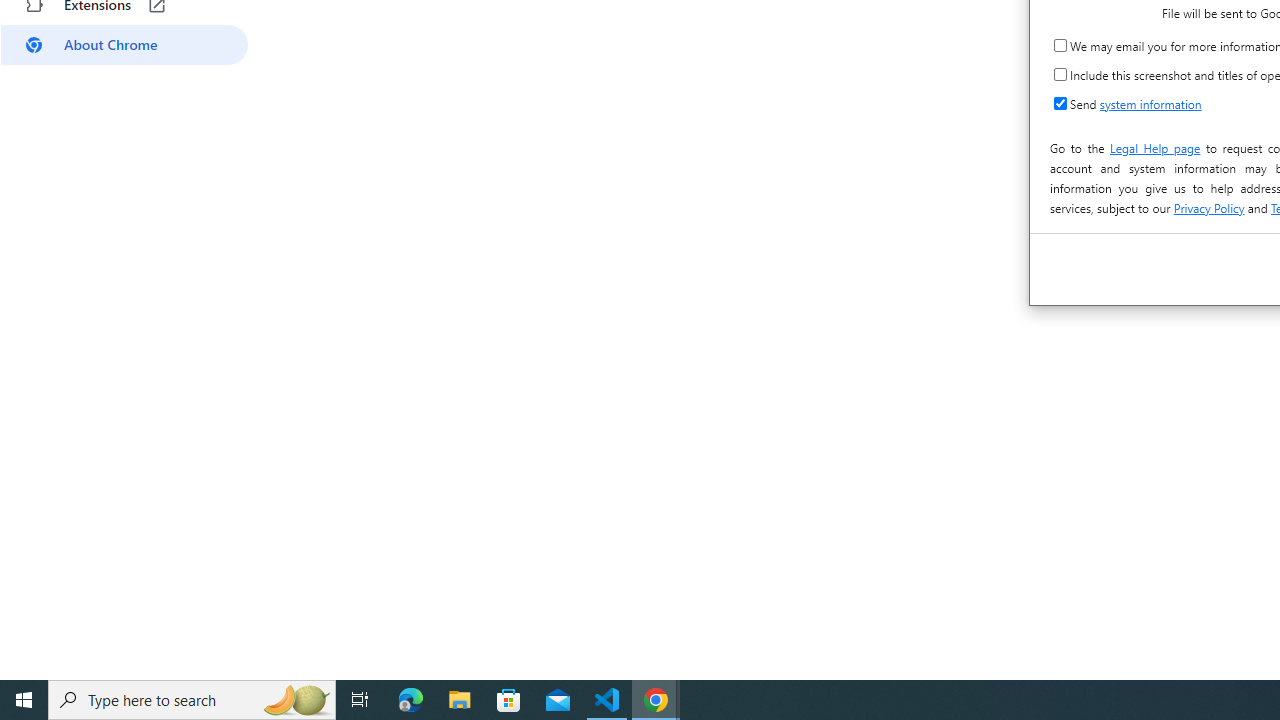  What do you see at coordinates (123, 45) in the screenshot?
I see `'About Chrome'` at bounding box center [123, 45].